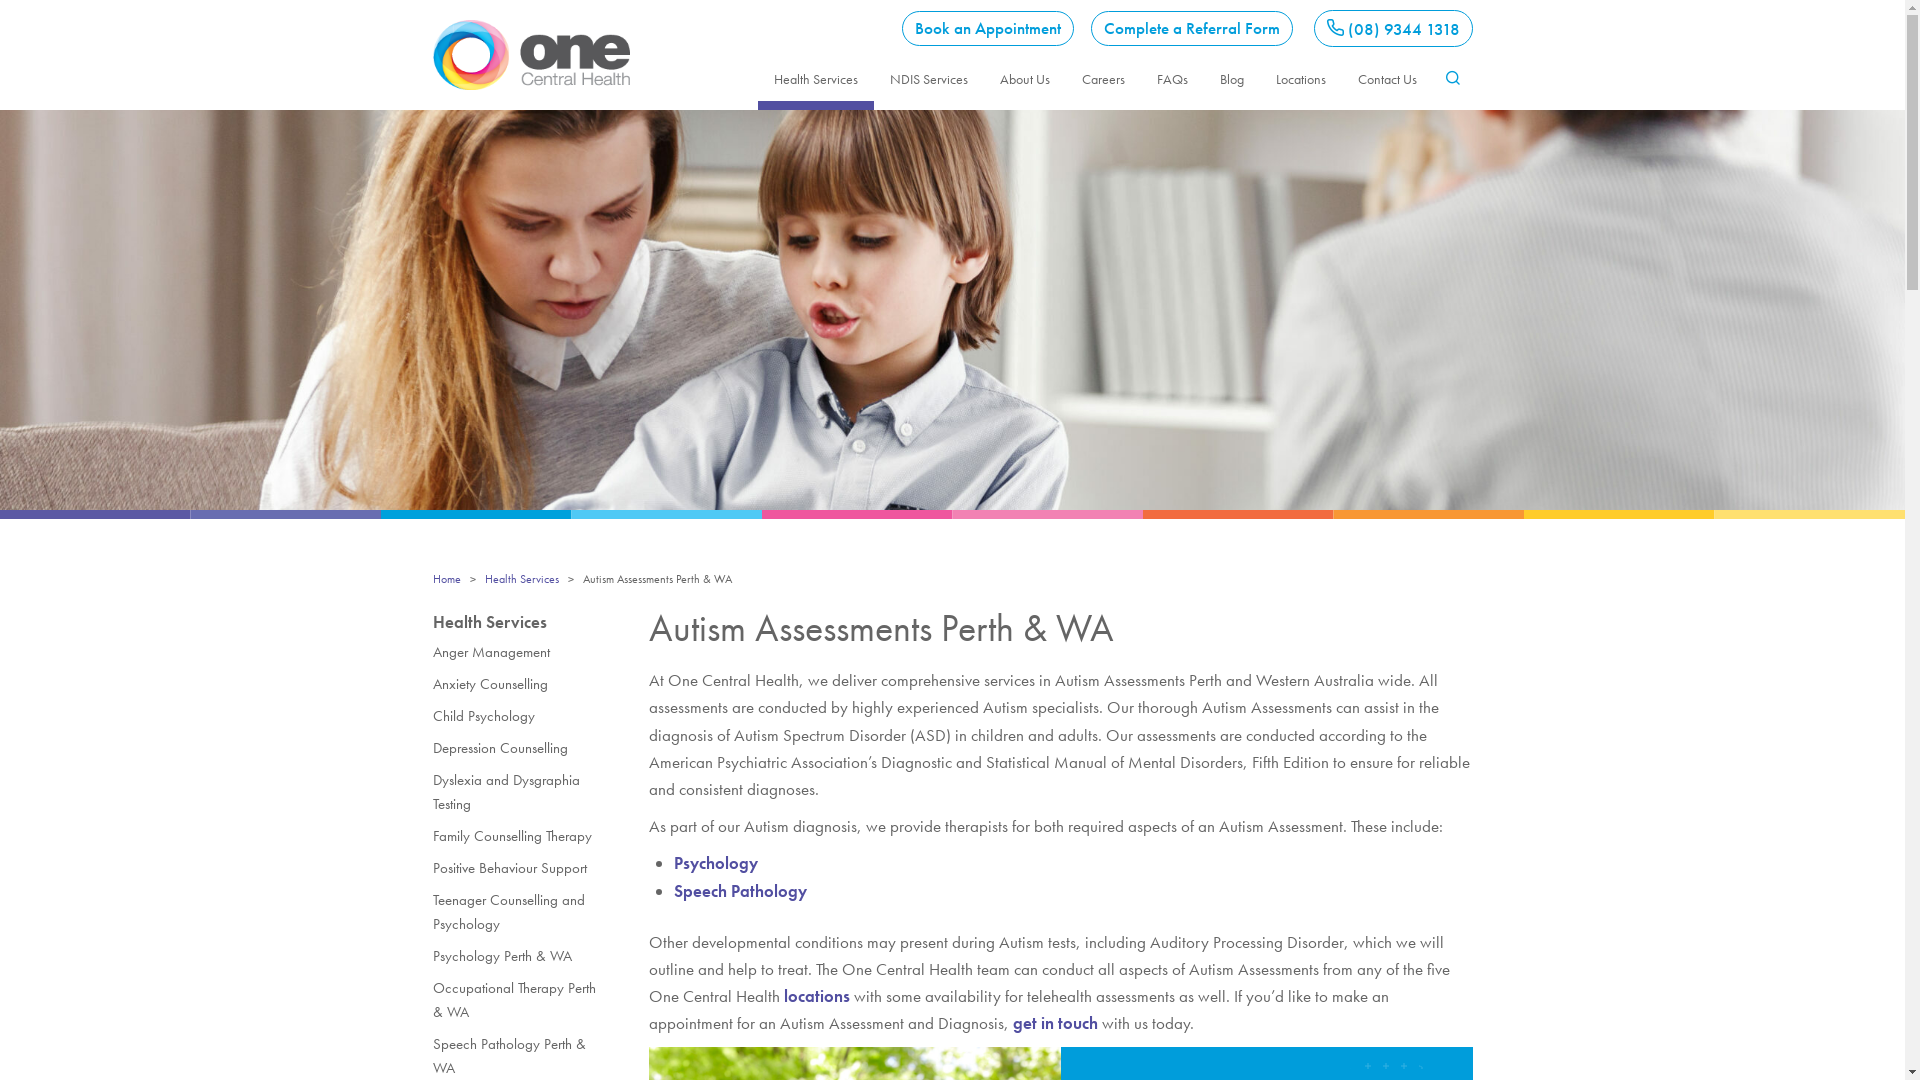 This screenshot has width=1920, height=1080. What do you see at coordinates (1203, 77) in the screenshot?
I see `'Blog'` at bounding box center [1203, 77].